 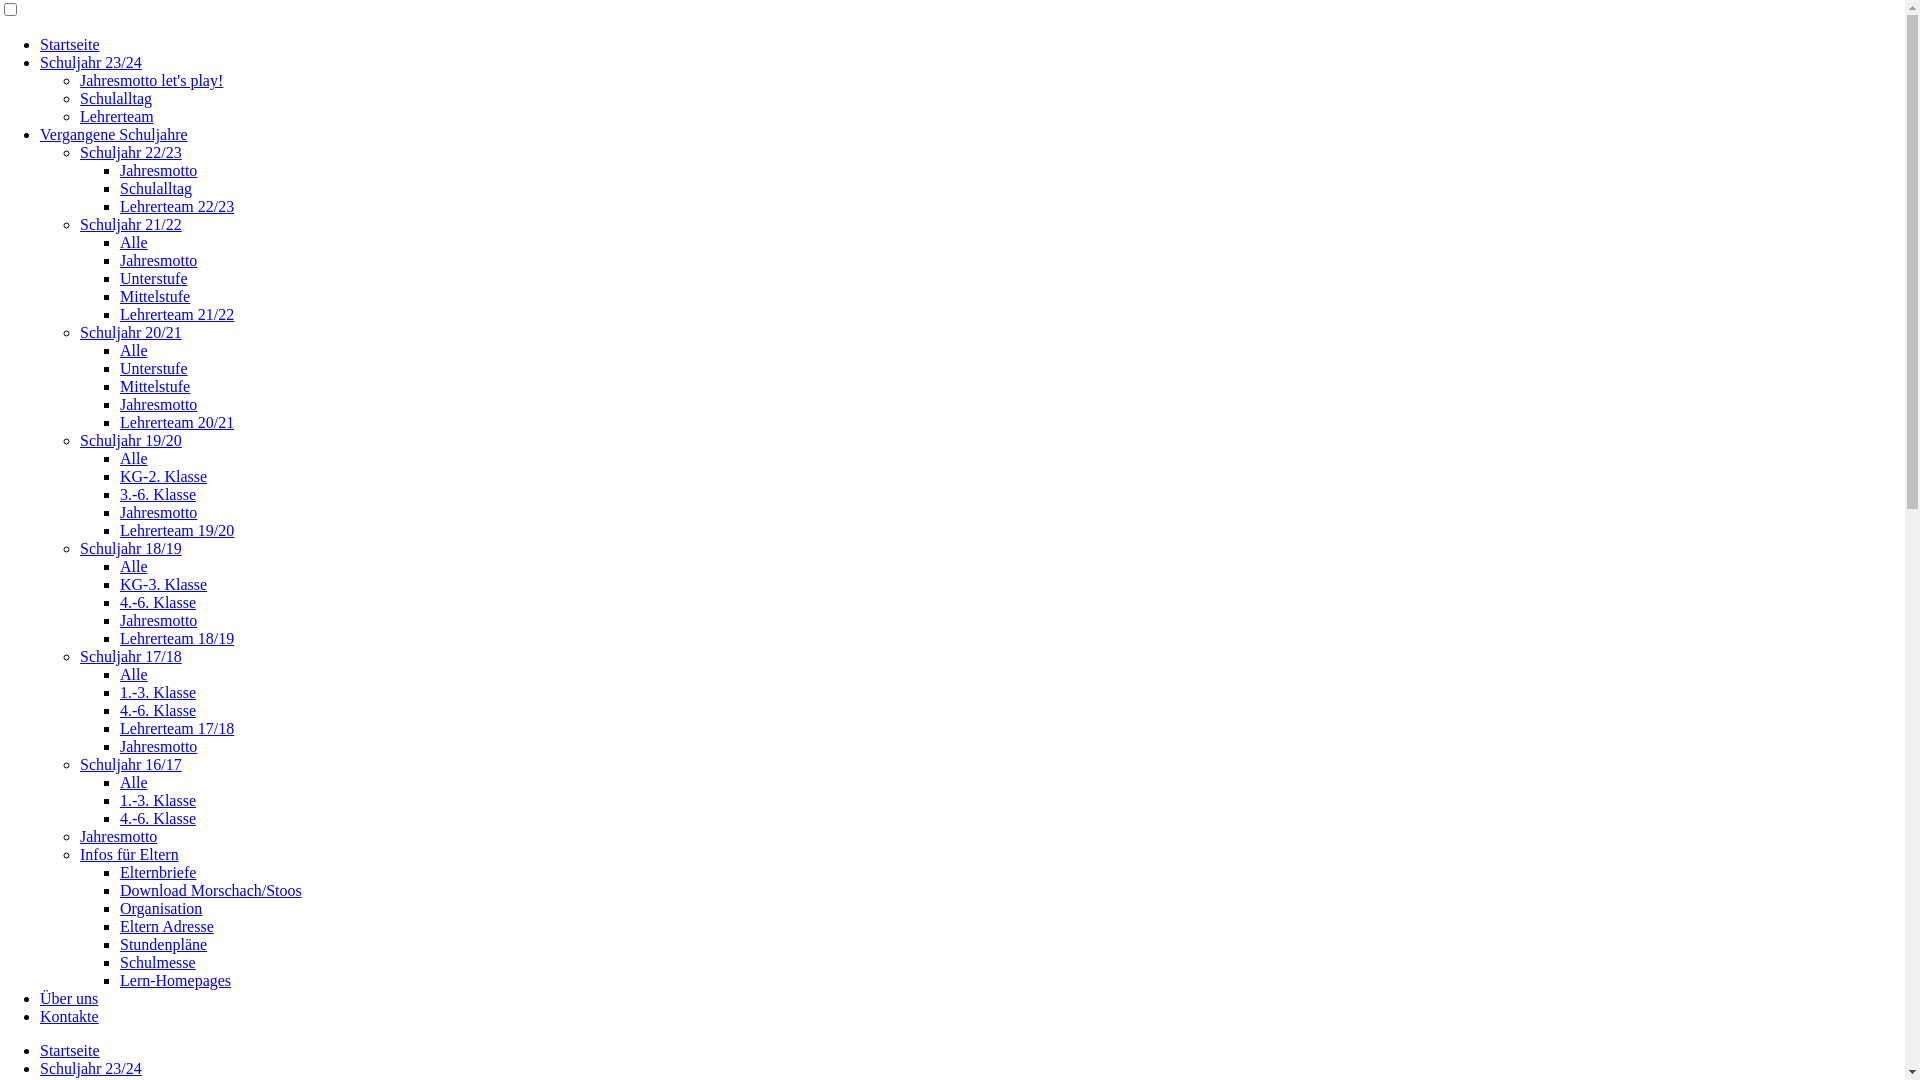 What do you see at coordinates (177, 421) in the screenshot?
I see `'Lehrerteam 20/21'` at bounding box center [177, 421].